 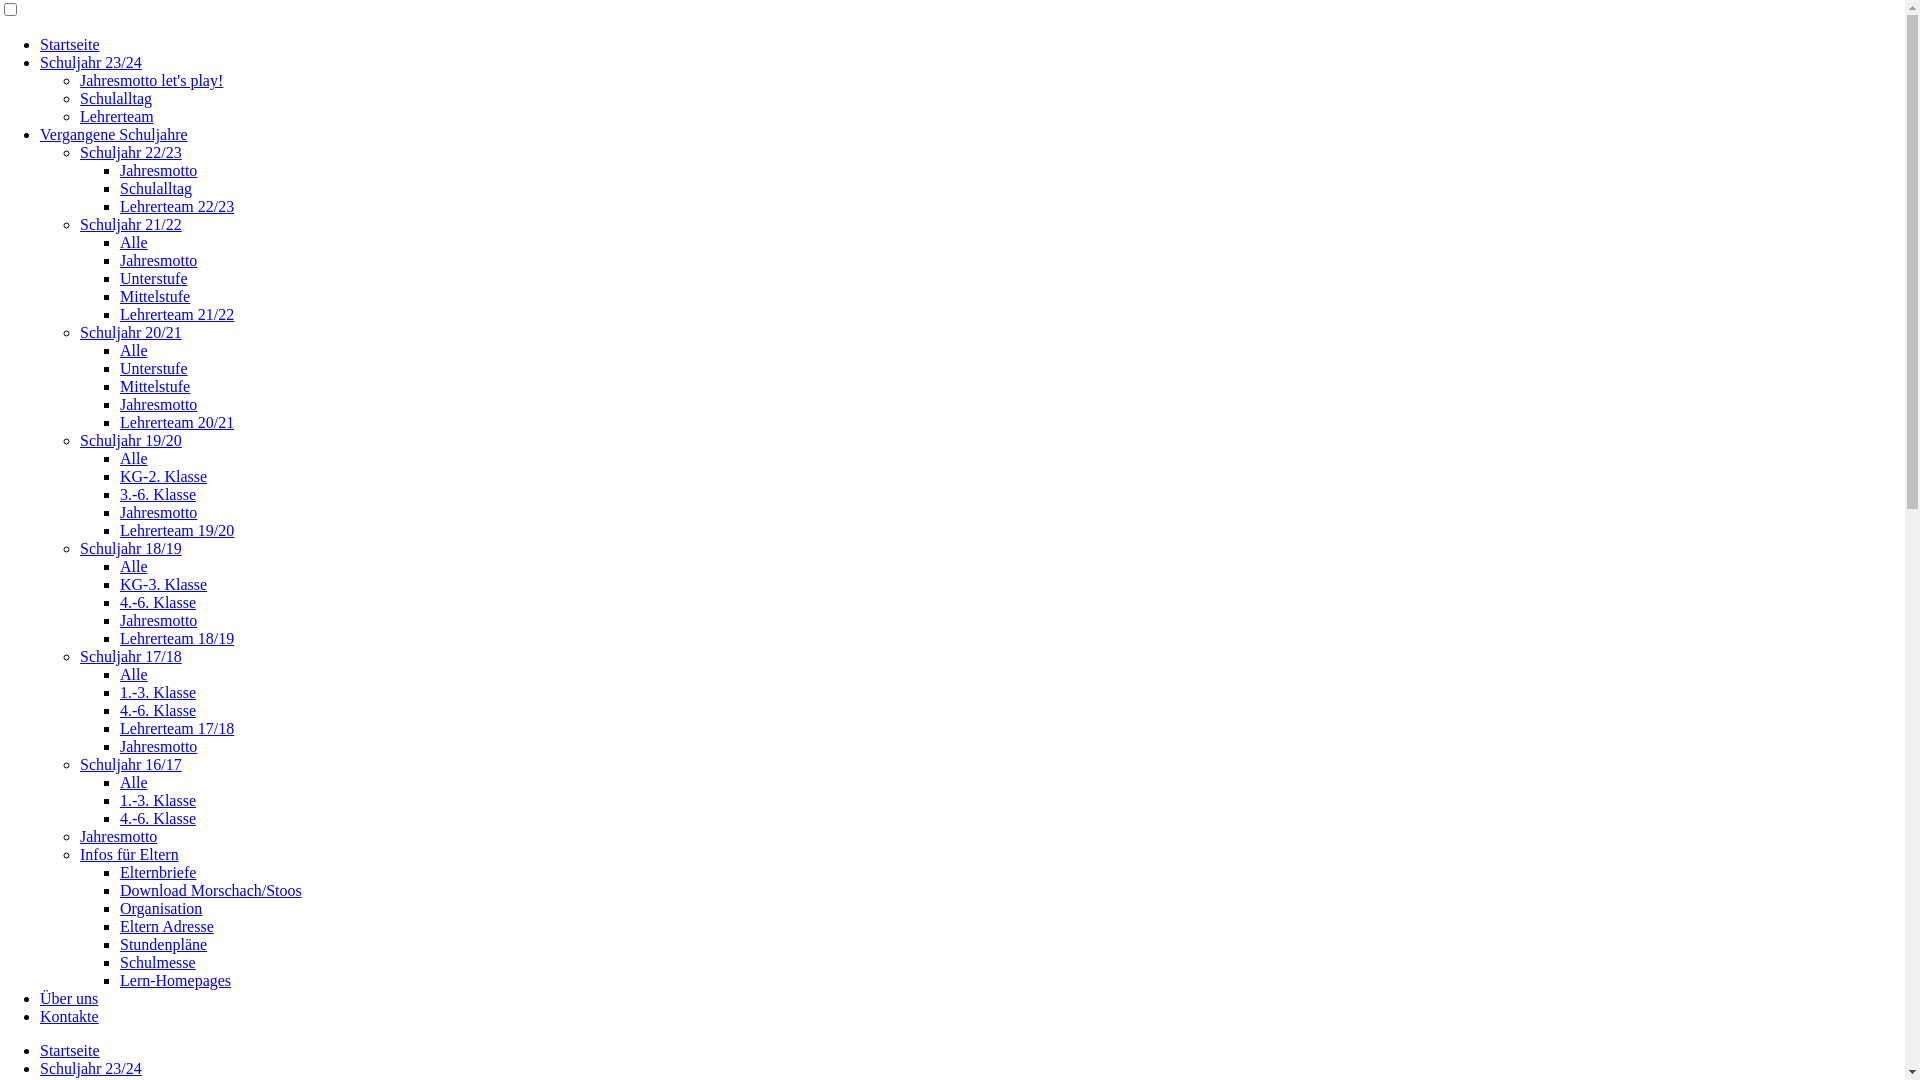 What do you see at coordinates (177, 421) in the screenshot?
I see `'Lehrerteam 20/21'` at bounding box center [177, 421].